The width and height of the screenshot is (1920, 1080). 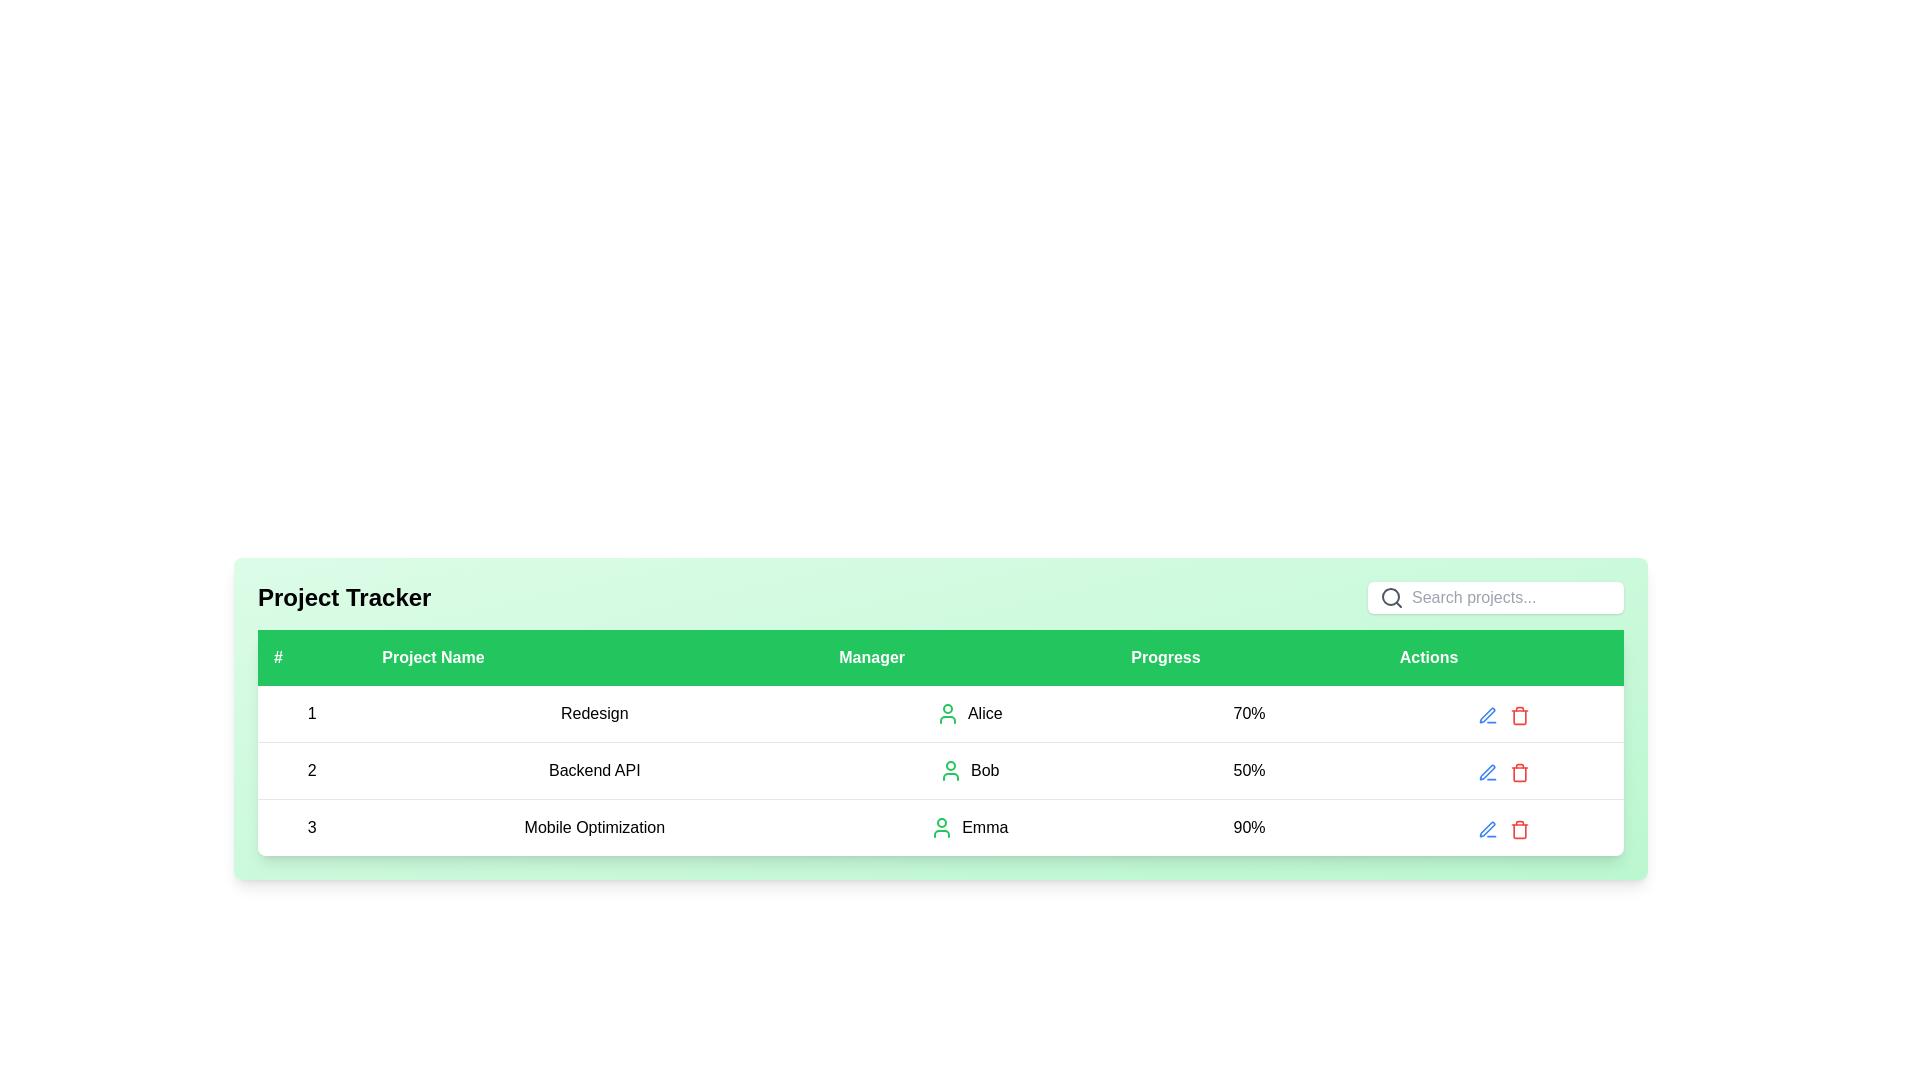 What do you see at coordinates (311, 827) in the screenshot?
I see `the Text label in the first cell of the third row of the table, which serves as an index for the row and is aligned with 'Mobile Optimization' and 'Emma'` at bounding box center [311, 827].